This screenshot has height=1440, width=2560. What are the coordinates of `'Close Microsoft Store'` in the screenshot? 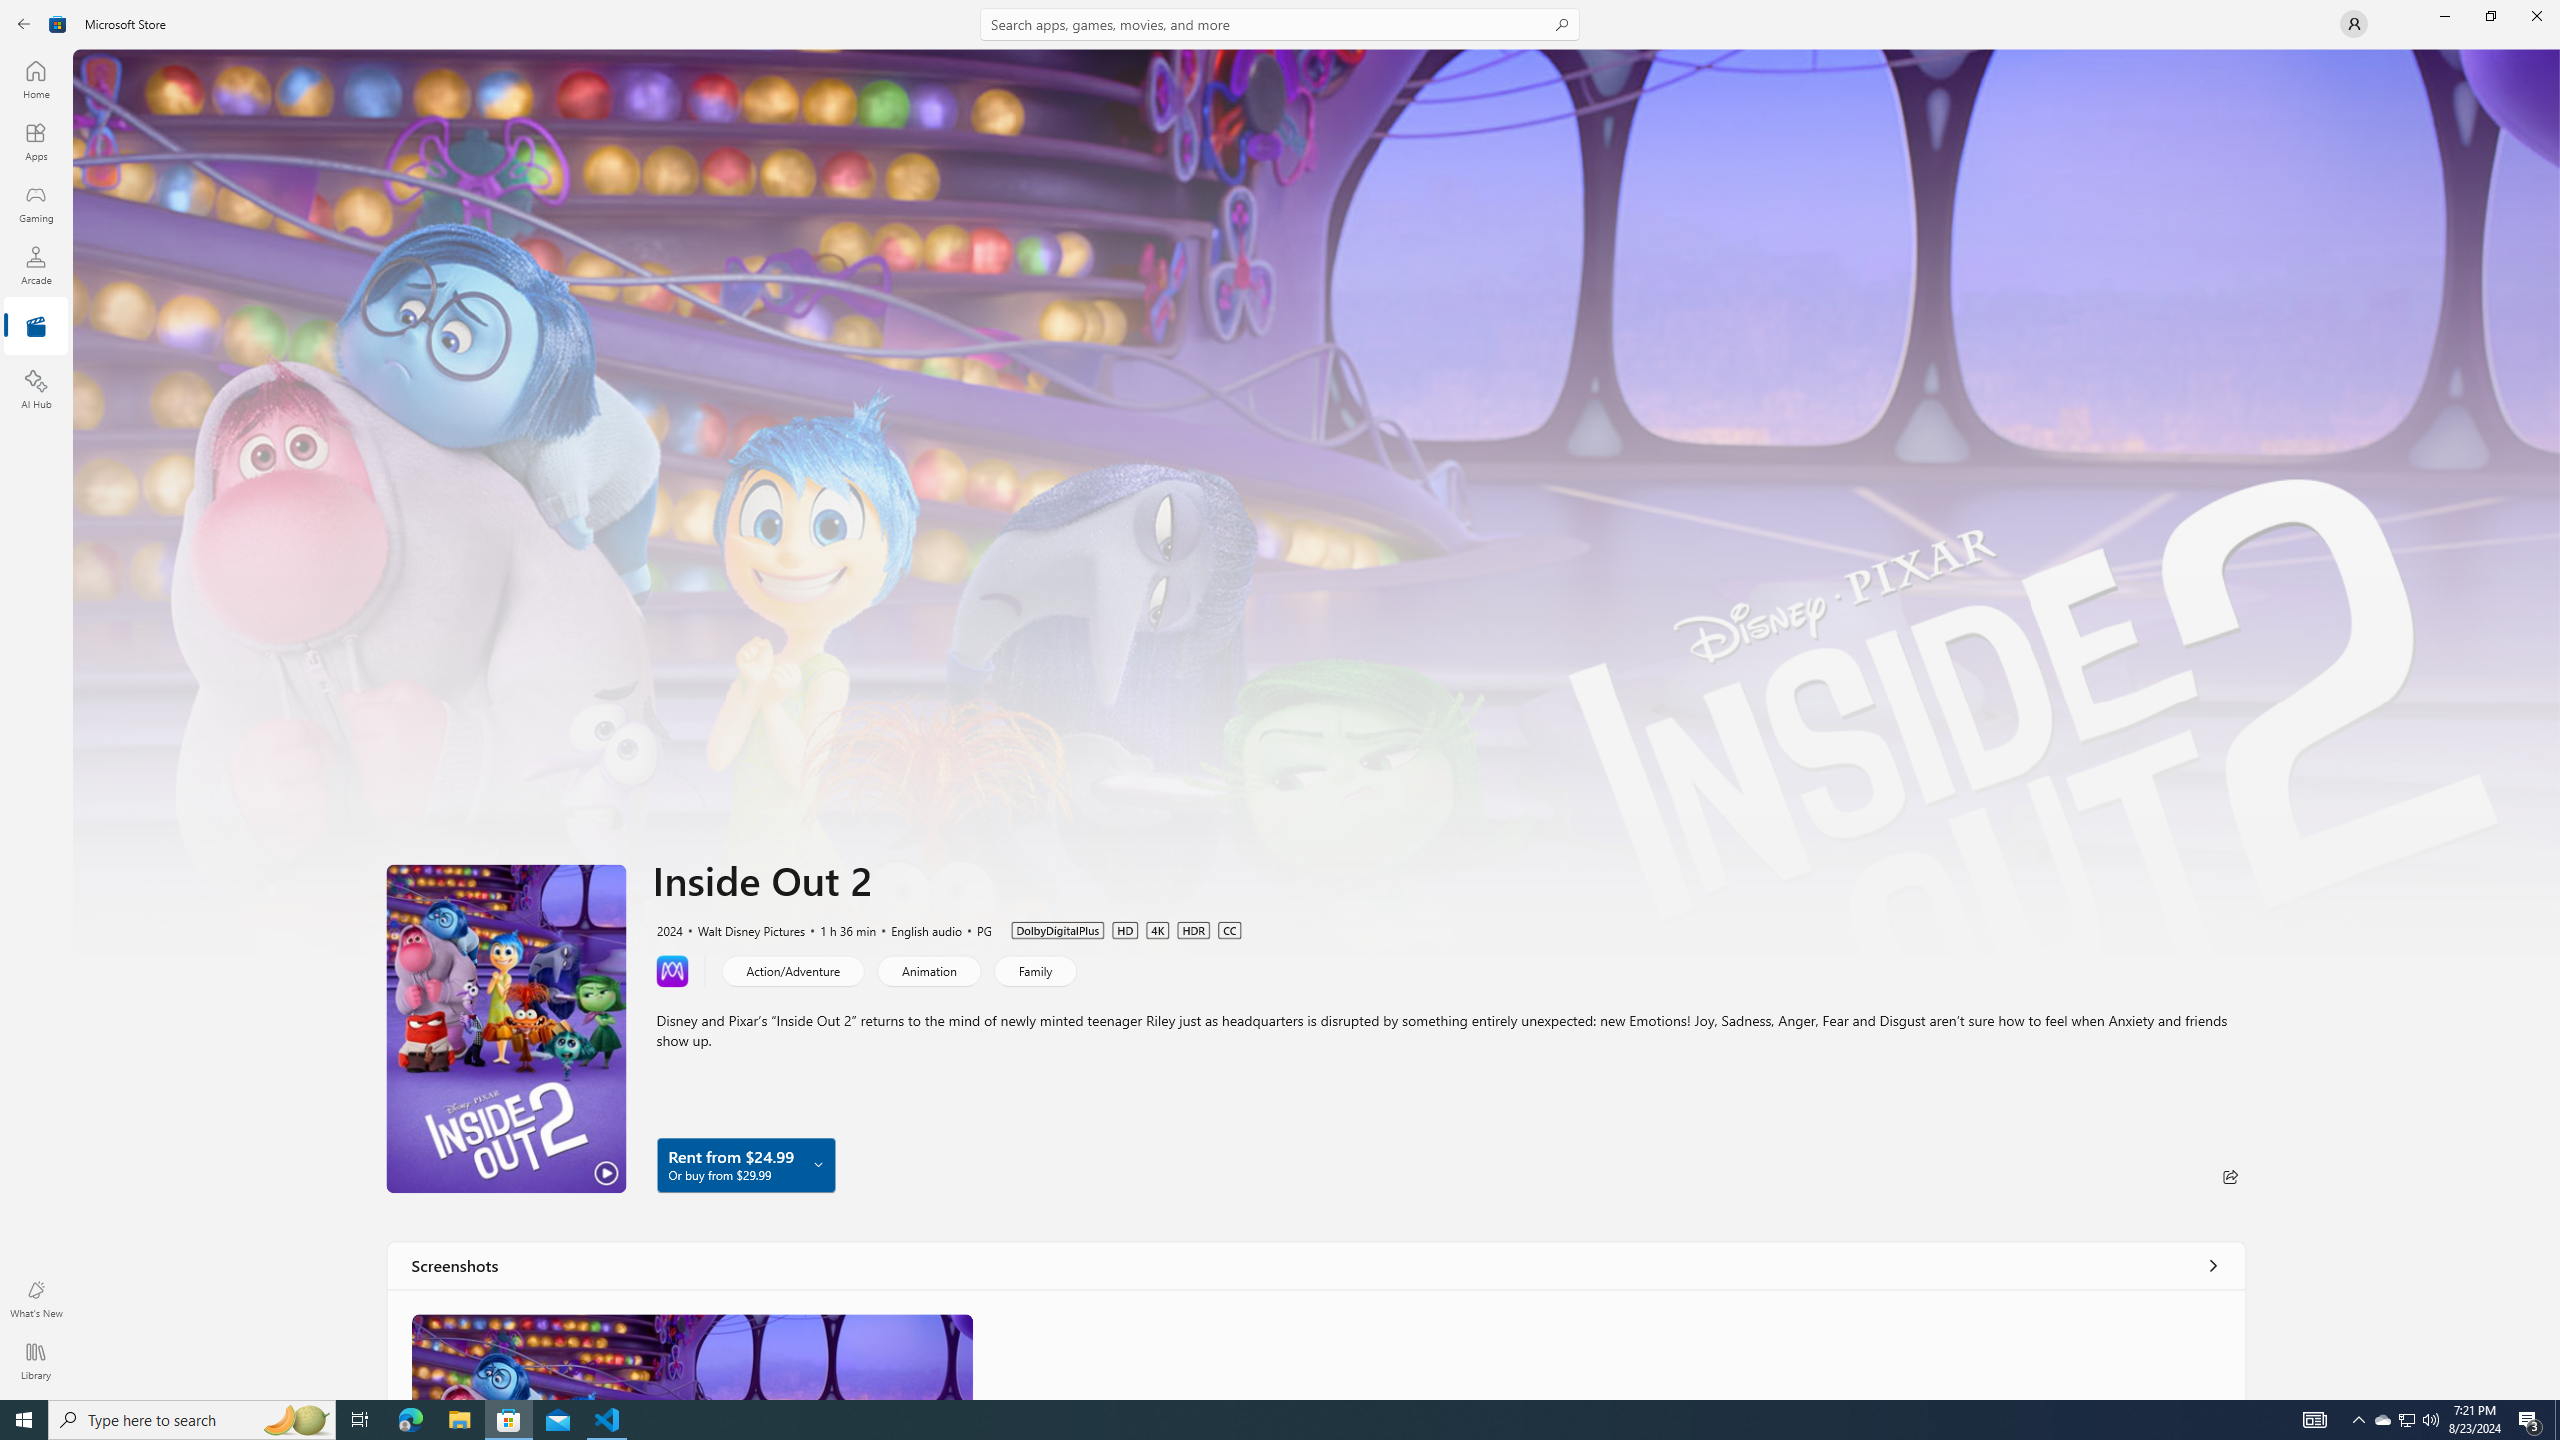 It's located at (2535, 15).